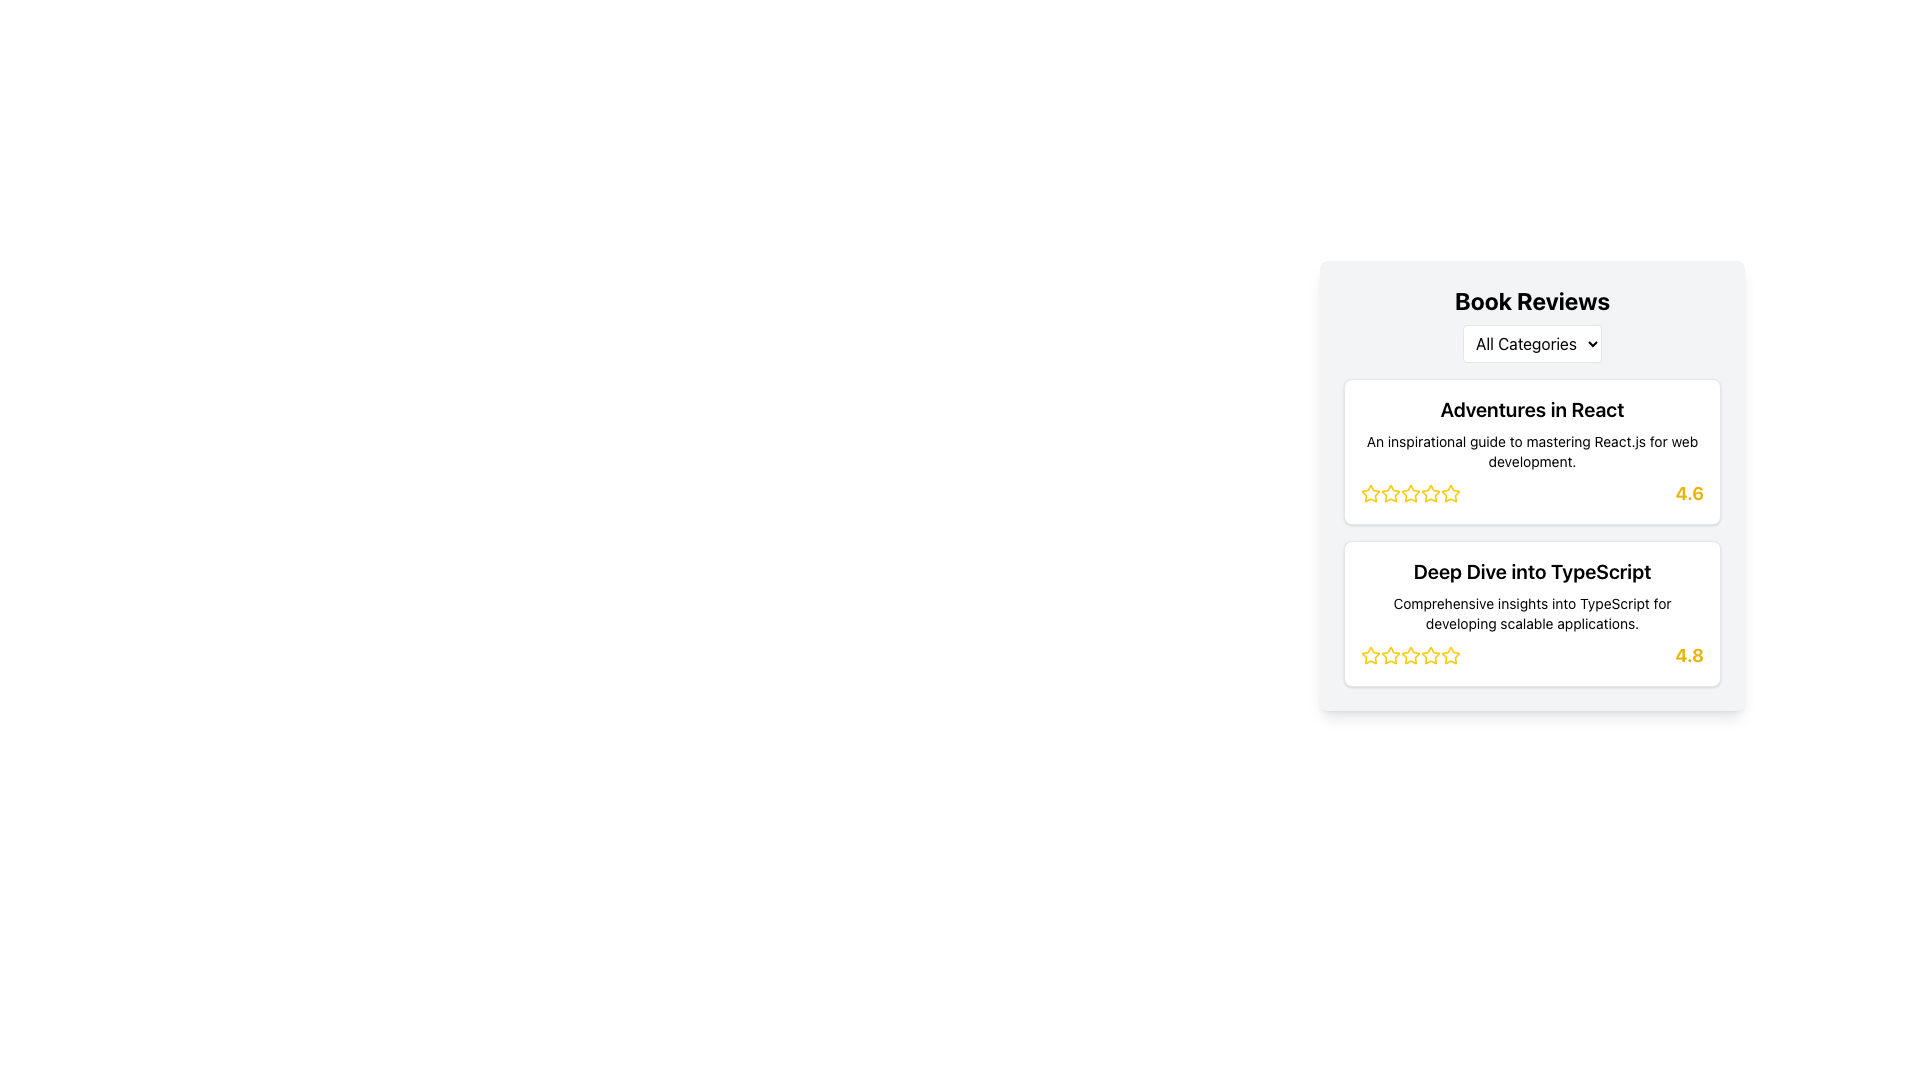 The image size is (1920, 1080). I want to click on the fourth yellow star in the rating bar of the 'Adventures in React' book review section, so click(1410, 493).